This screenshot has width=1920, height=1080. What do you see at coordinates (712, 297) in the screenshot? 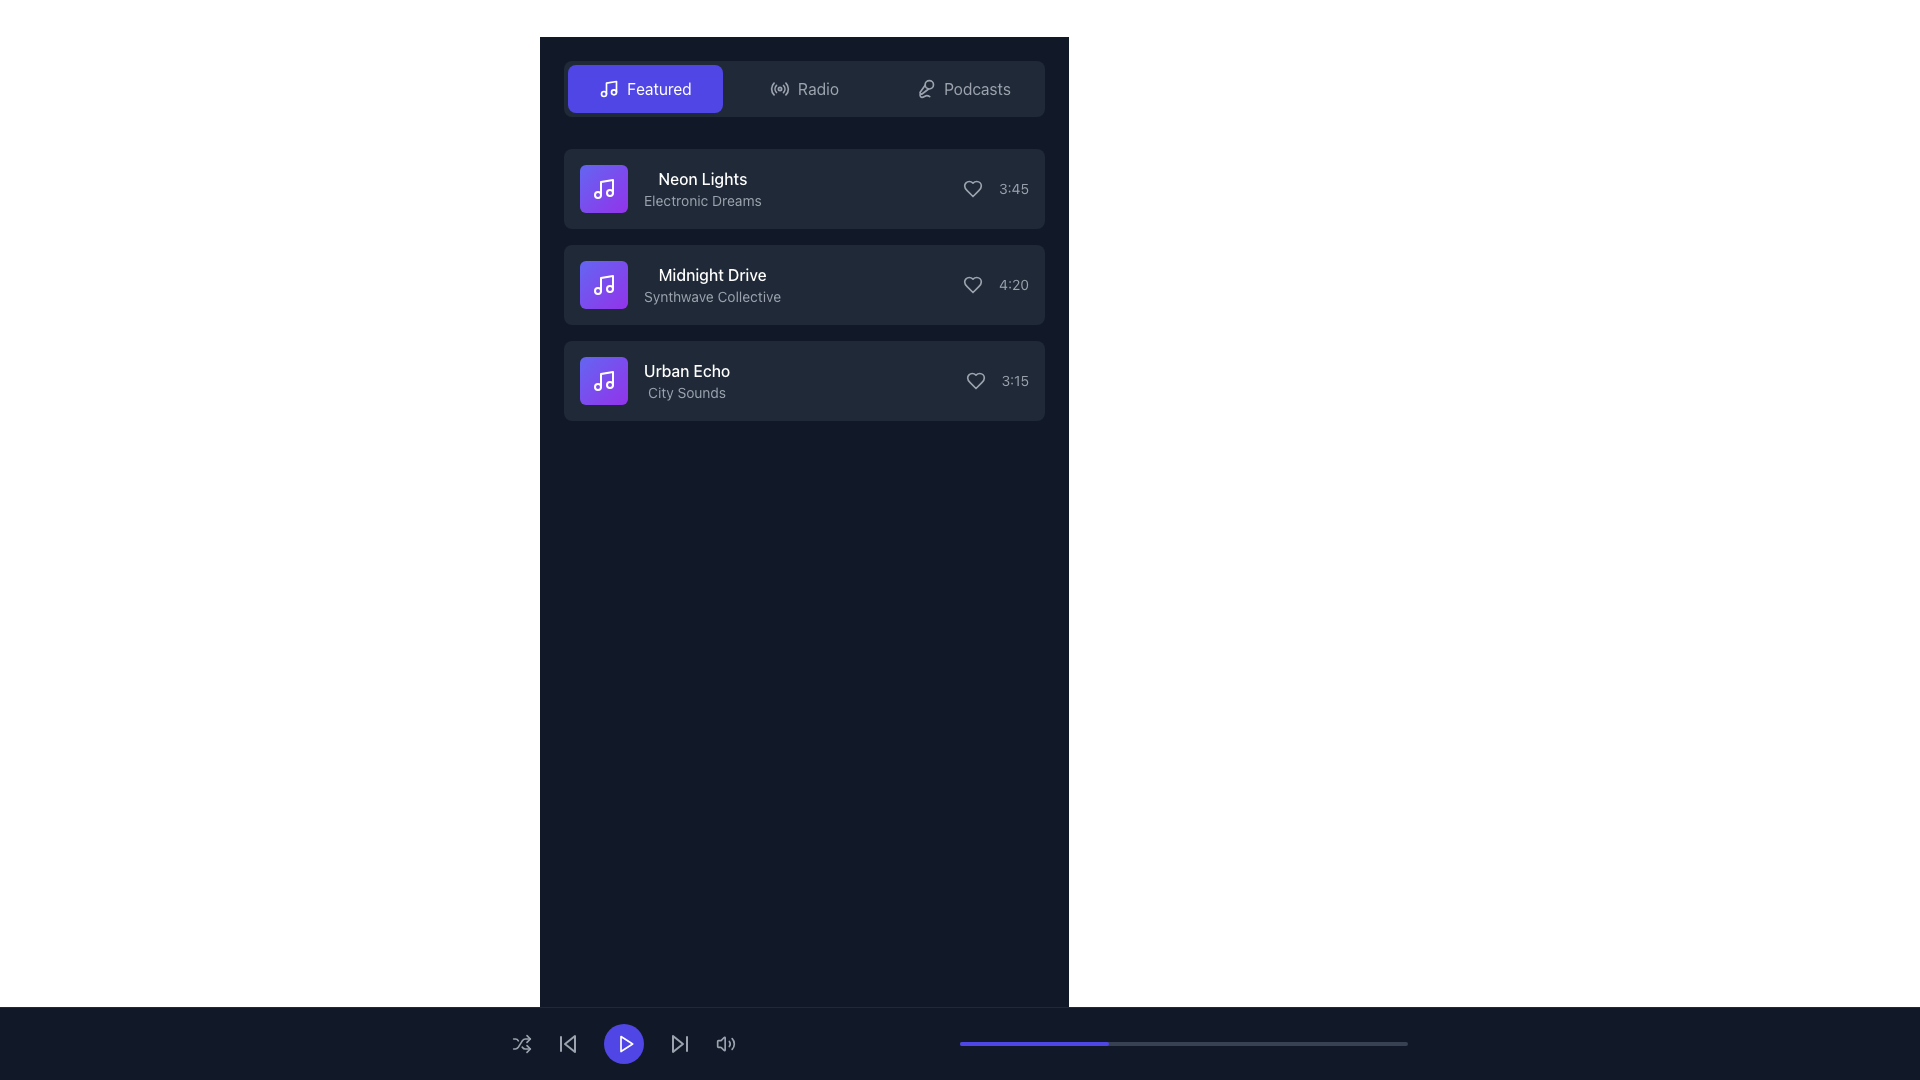
I see `the text label reading 'Synthwave Collective', which is styled in a smaller gray font and located beneath the bold white text label 'Midnight Drive'` at bounding box center [712, 297].